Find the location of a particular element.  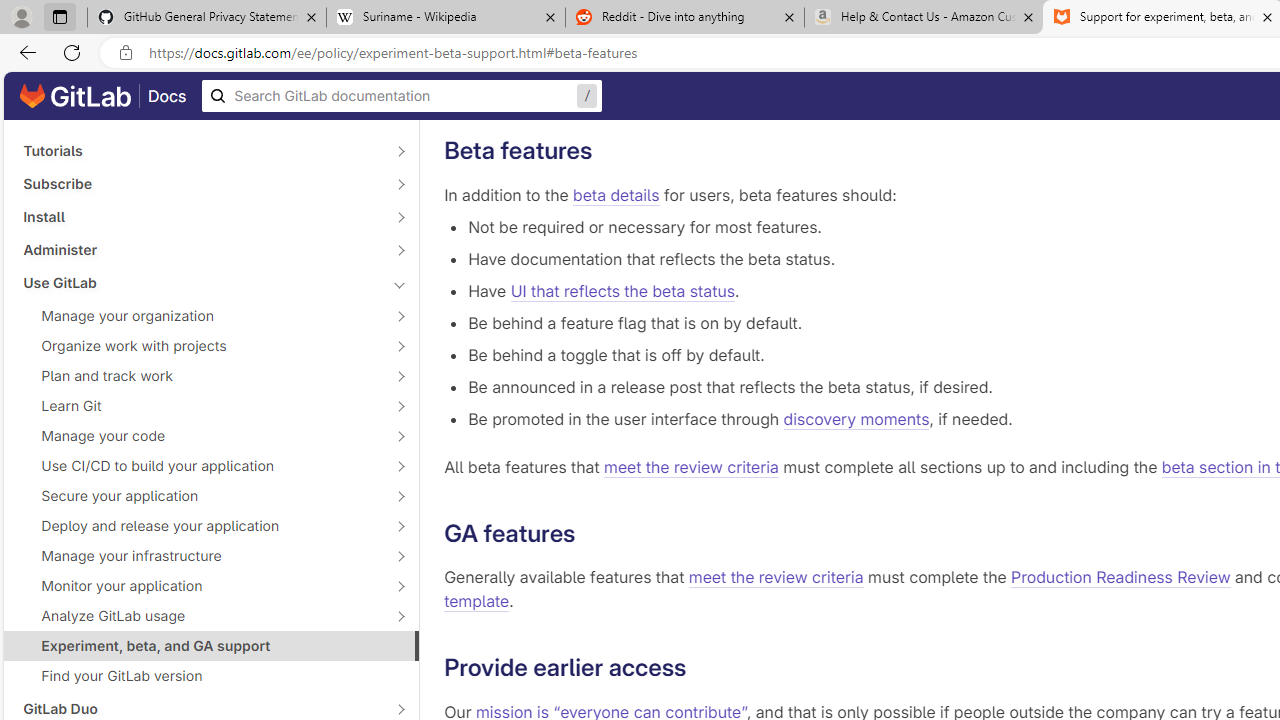

'Experiment, beta, and GA support' is located at coordinates (211, 645).